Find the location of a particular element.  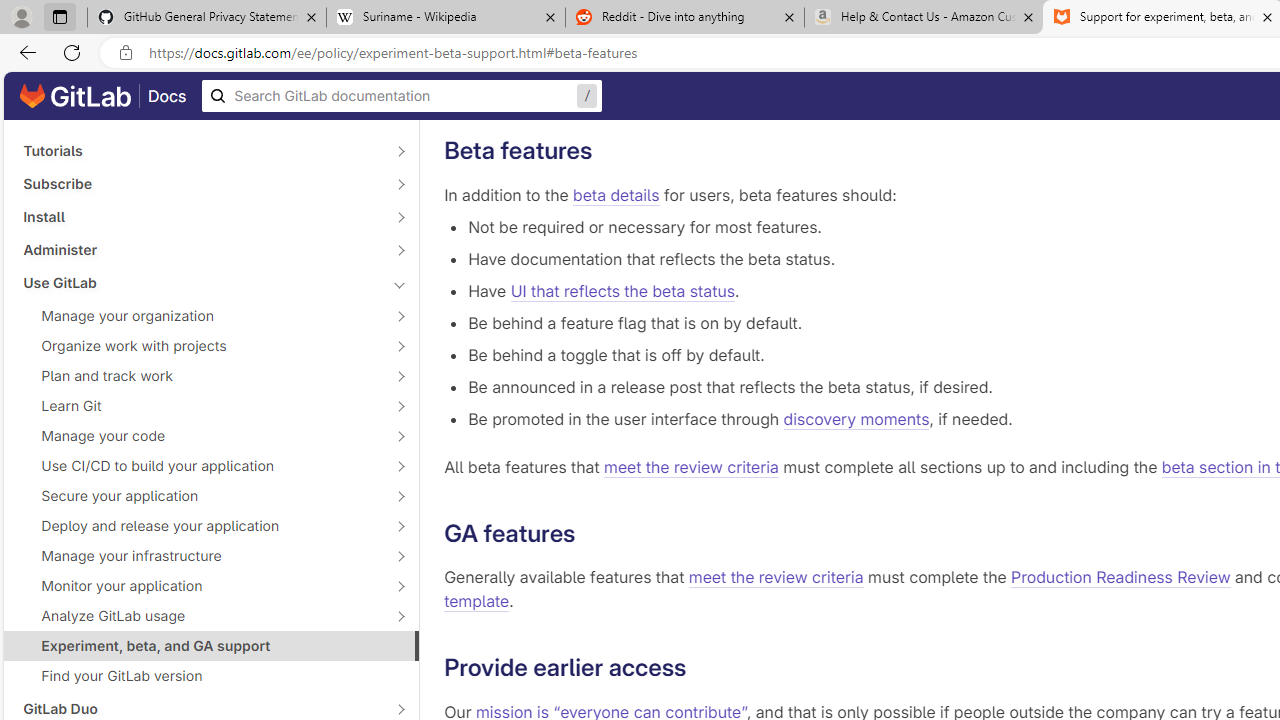

'Experiment, beta, and GA support' is located at coordinates (211, 645).